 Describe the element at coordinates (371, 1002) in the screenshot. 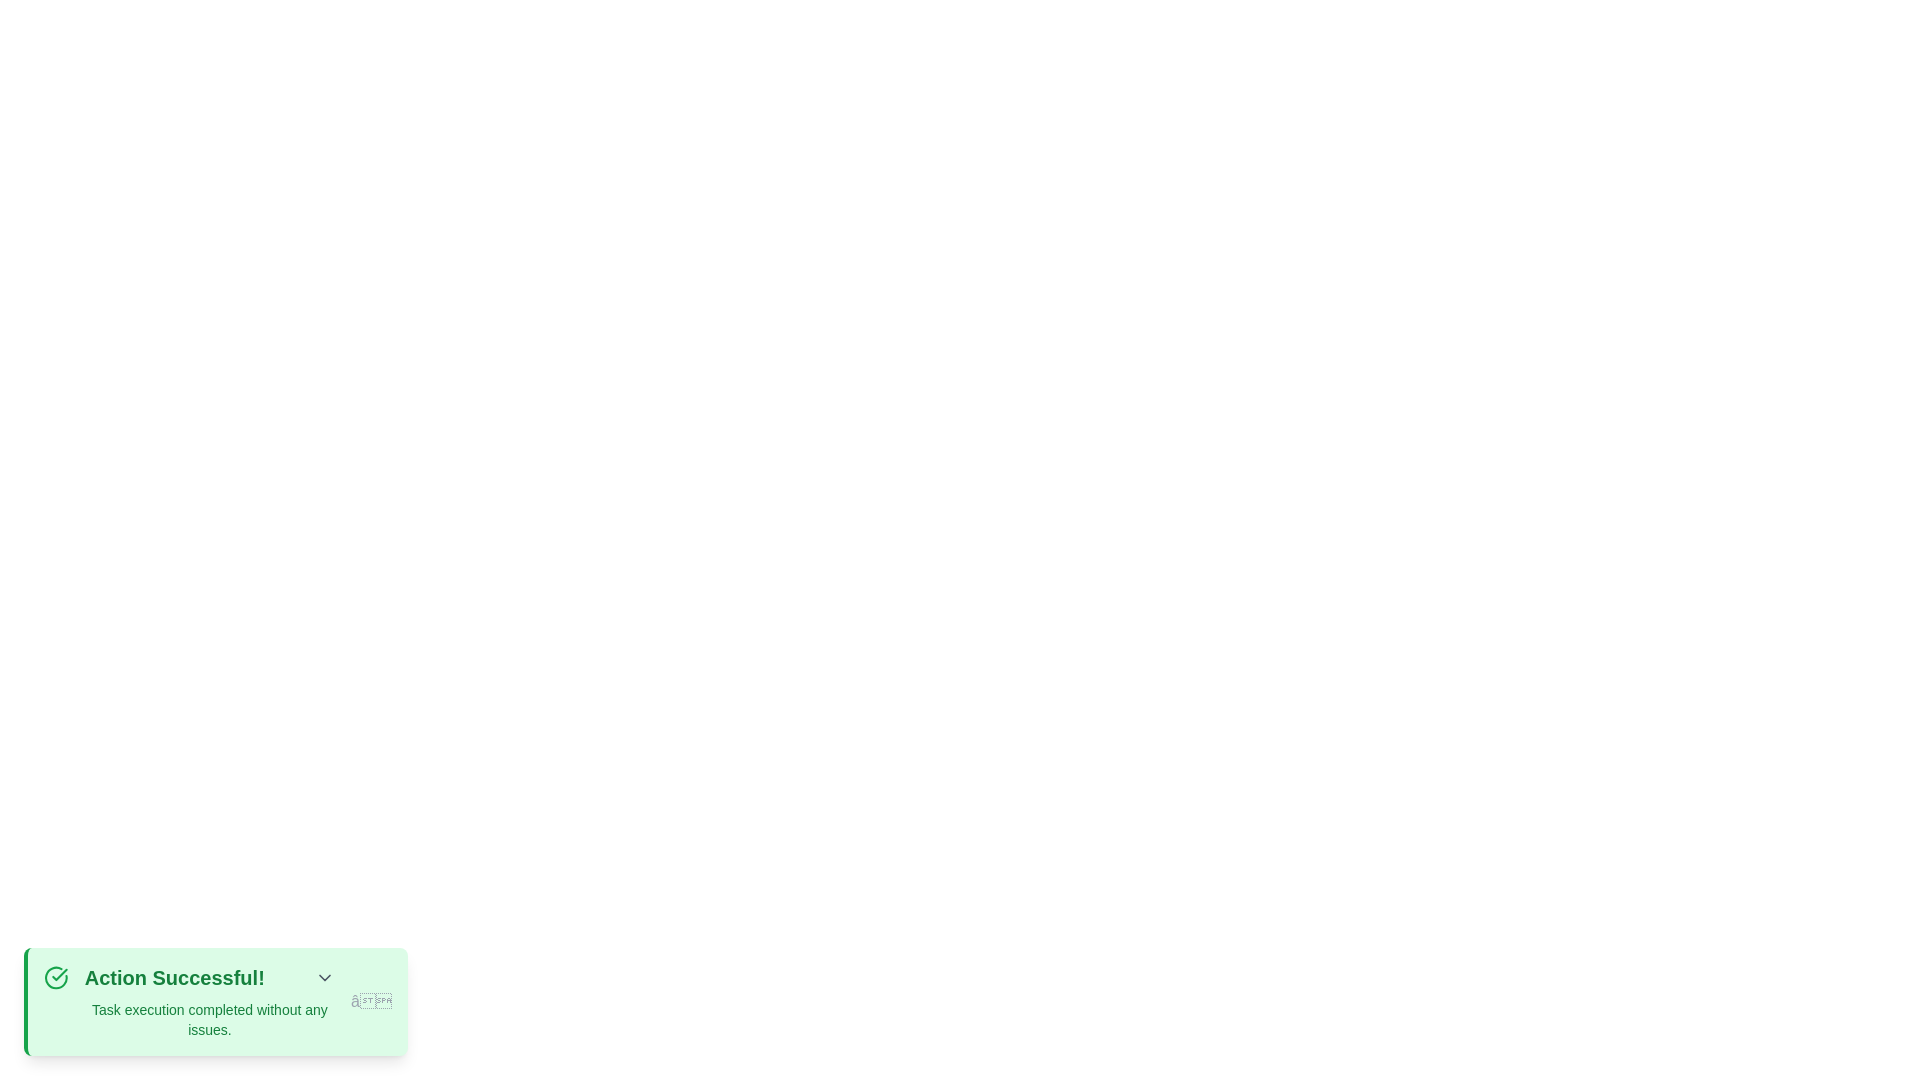

I see `the dismiss button to close the snackbar` at that location.